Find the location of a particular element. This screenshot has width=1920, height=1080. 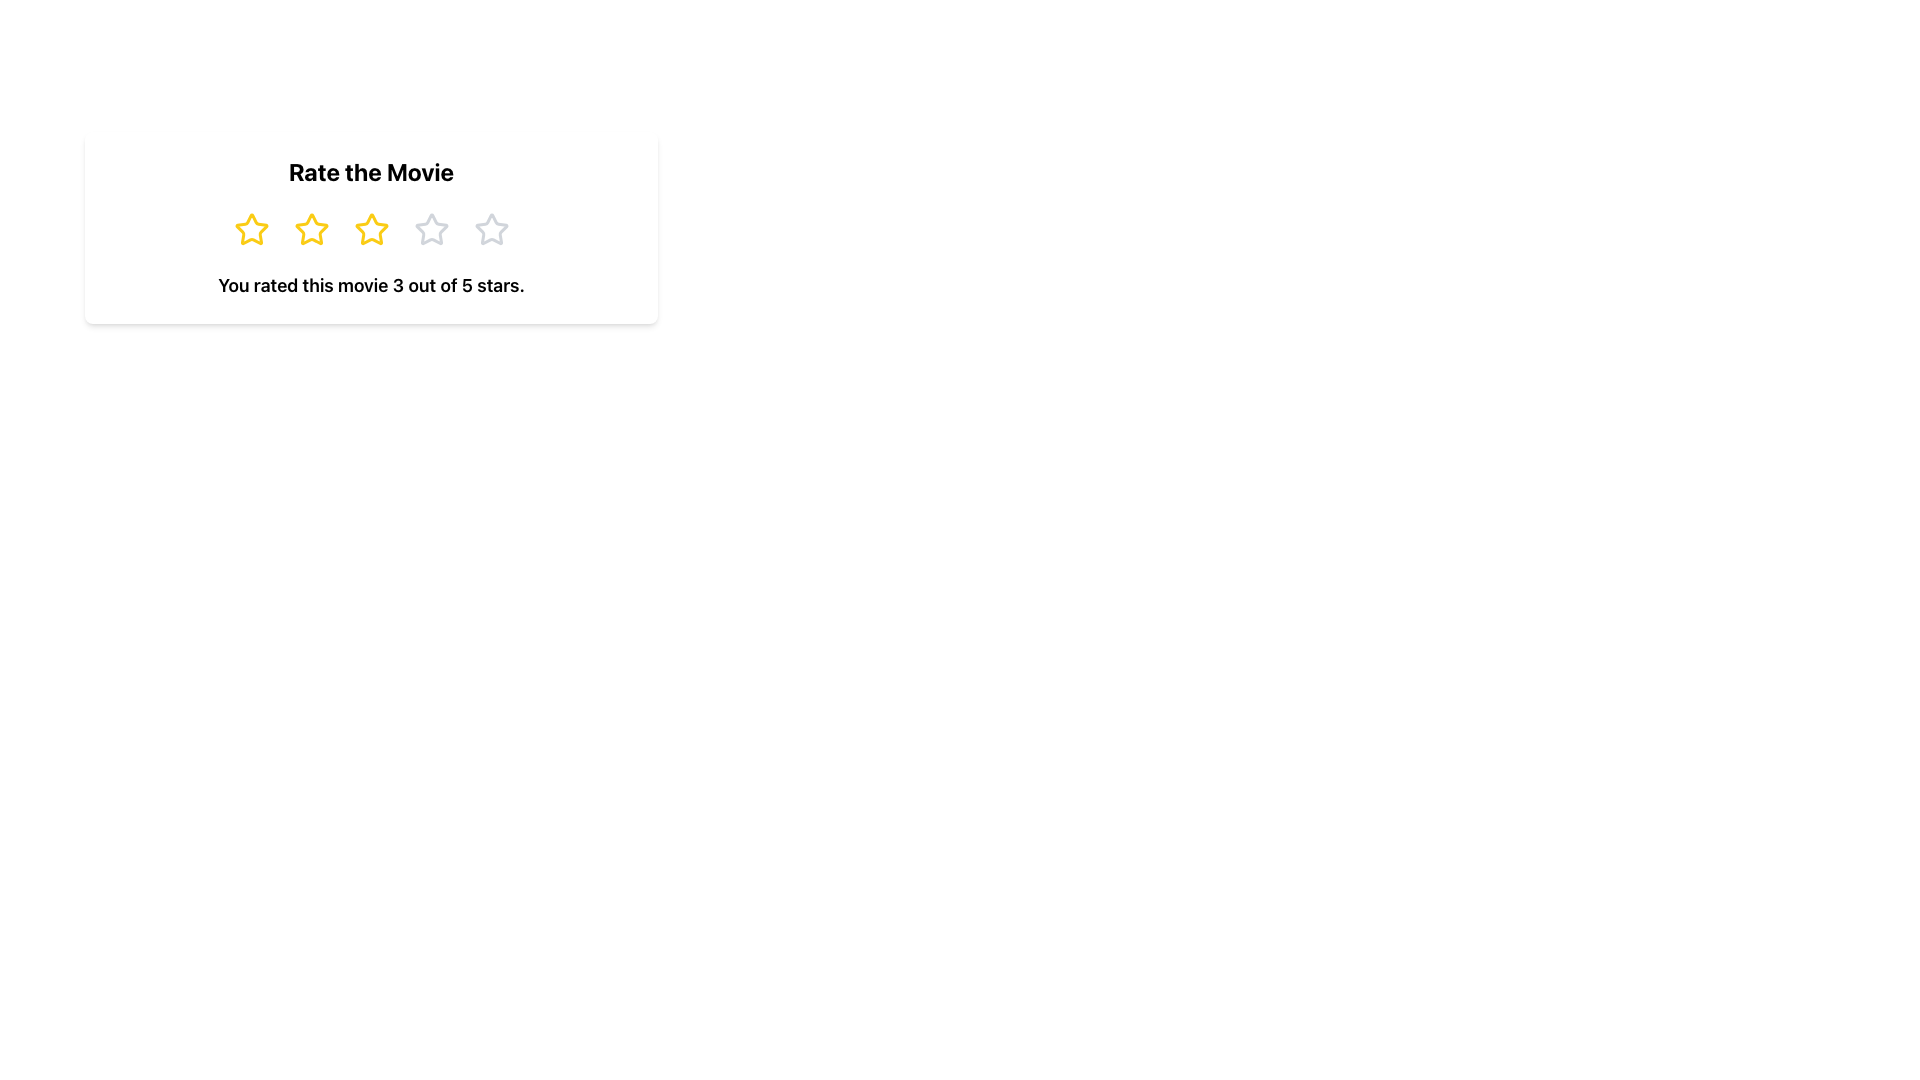

the third star icon in the rating interface is located at coordinates (371, 229).